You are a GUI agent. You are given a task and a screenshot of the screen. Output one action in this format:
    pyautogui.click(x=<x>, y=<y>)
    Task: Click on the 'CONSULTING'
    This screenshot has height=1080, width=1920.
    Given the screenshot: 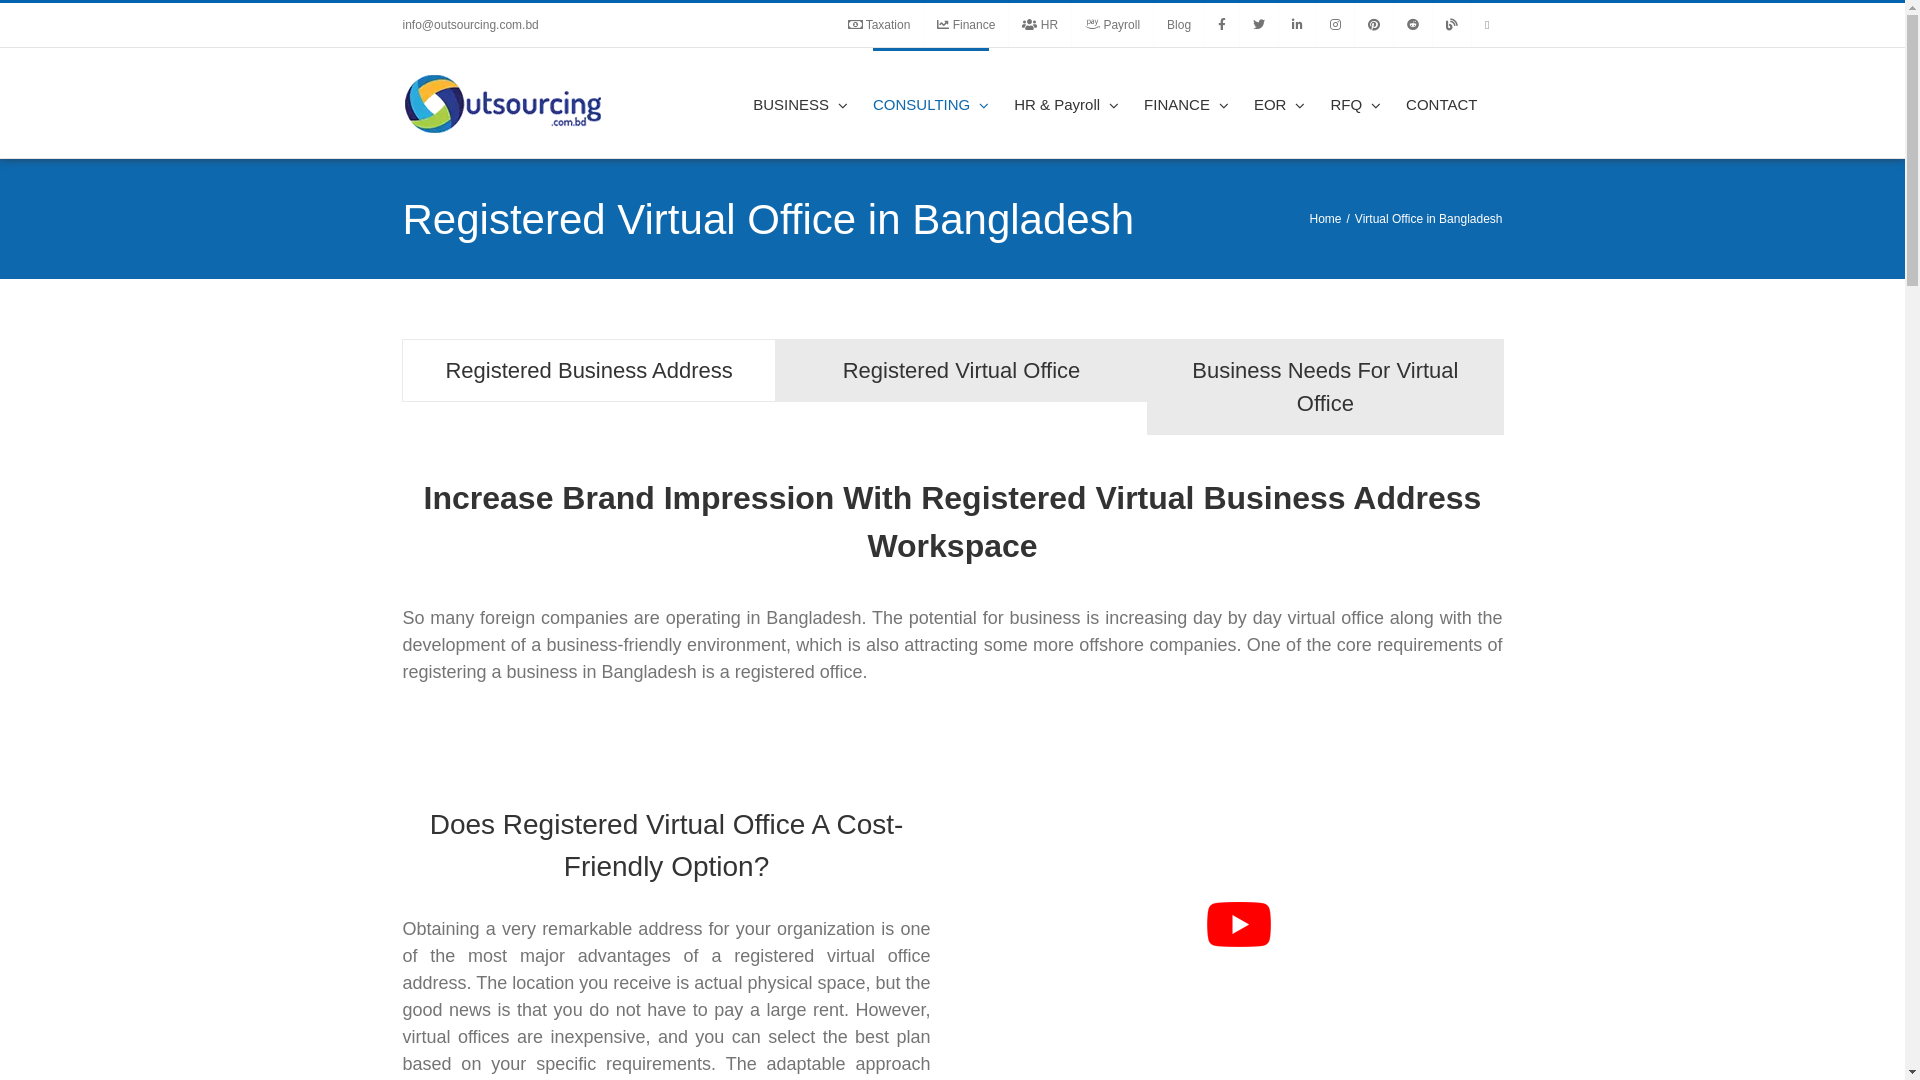 What is the action you would take?
    pyautogui.click(x=930, y=103)
    